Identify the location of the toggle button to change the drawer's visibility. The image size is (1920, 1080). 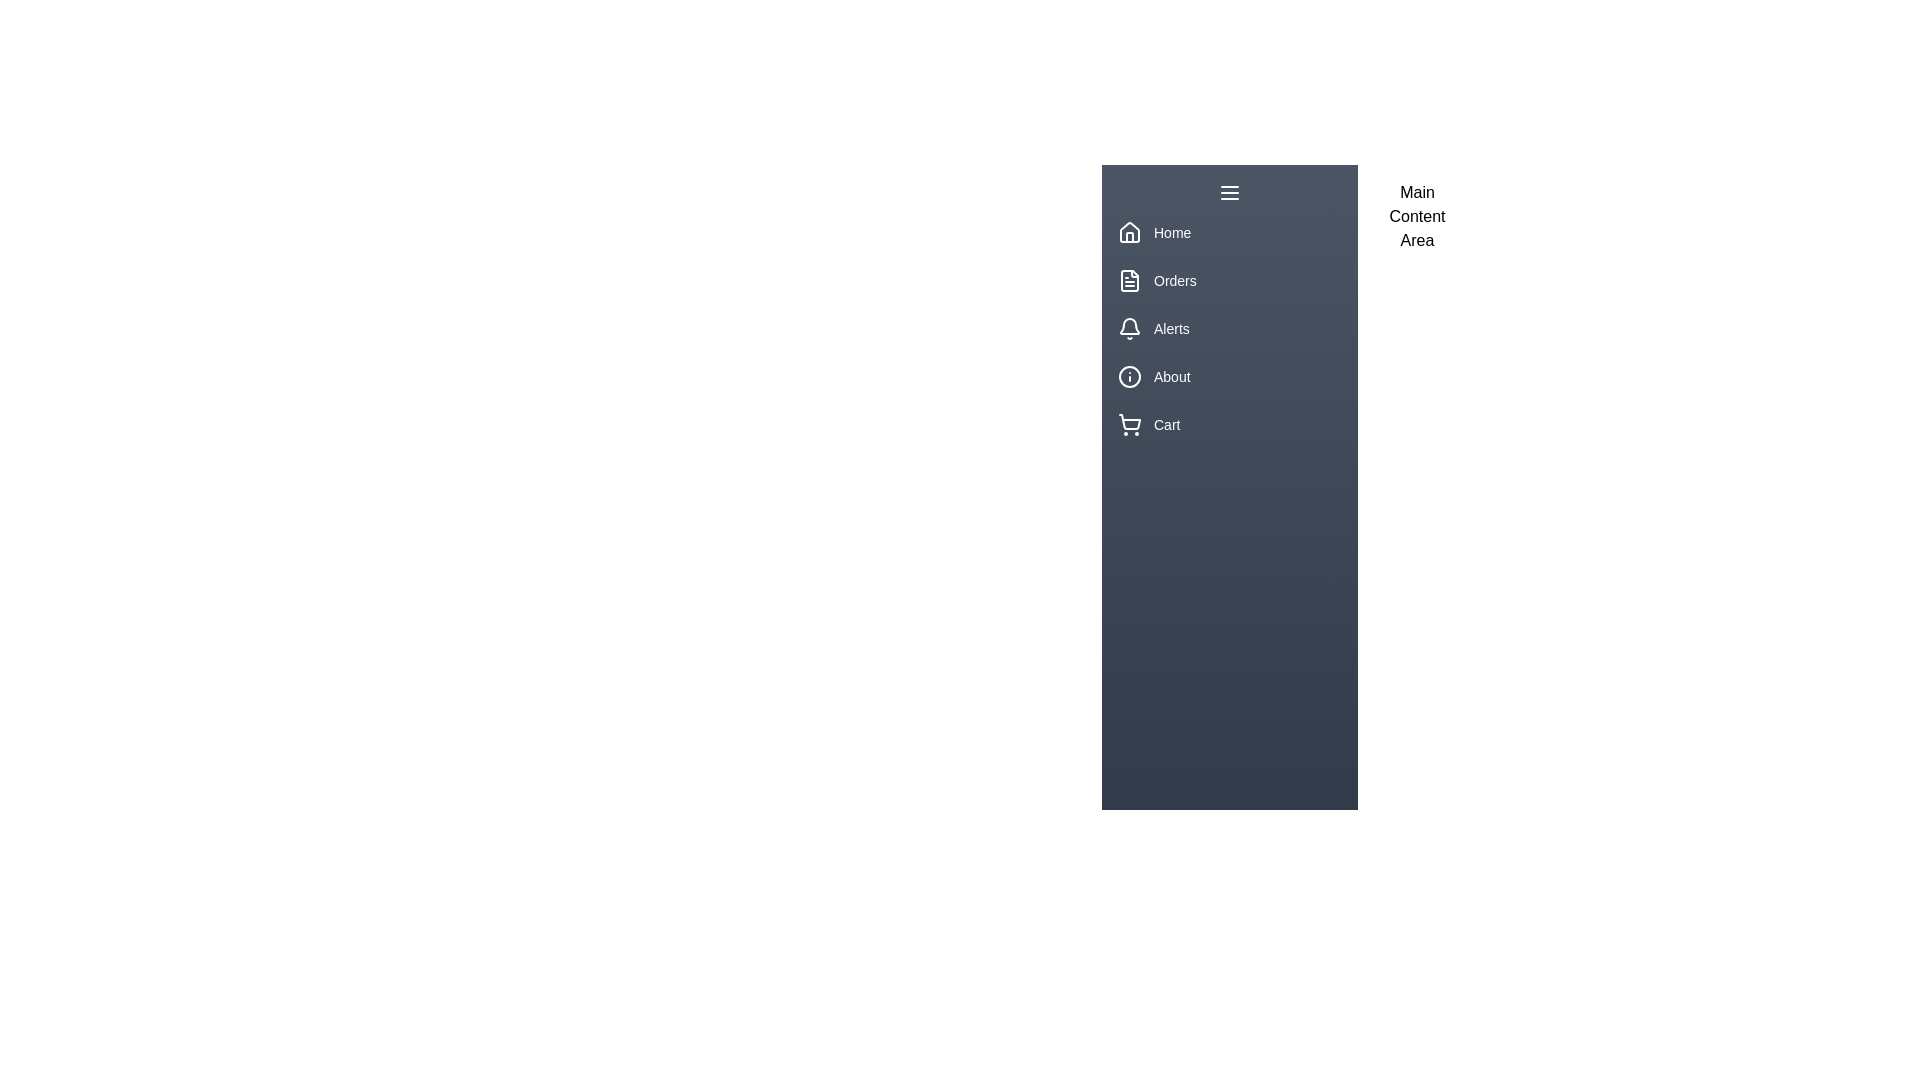
(1228, 192).